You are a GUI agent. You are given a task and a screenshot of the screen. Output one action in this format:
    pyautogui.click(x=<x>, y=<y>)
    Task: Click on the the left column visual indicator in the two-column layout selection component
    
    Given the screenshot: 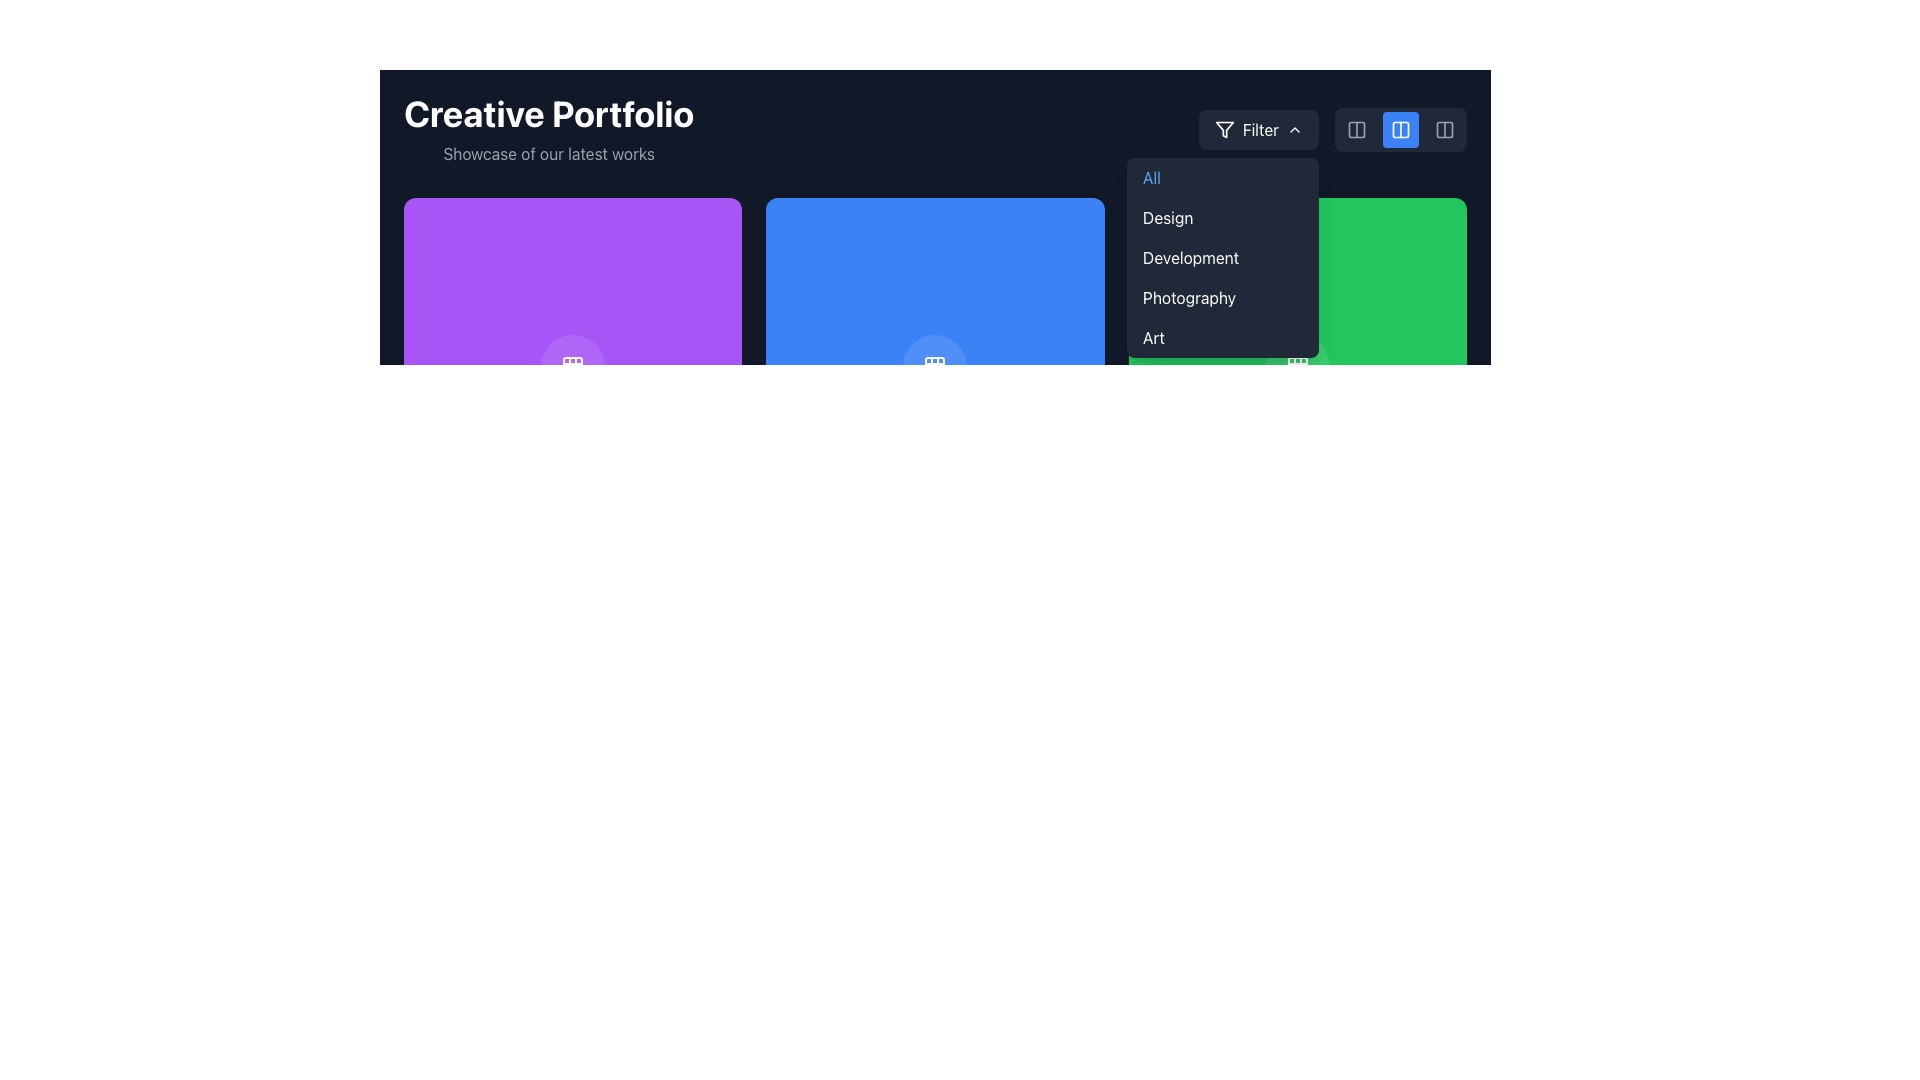 What is the action you would take?
    pyautogui.click(x=1400, y=130)
    